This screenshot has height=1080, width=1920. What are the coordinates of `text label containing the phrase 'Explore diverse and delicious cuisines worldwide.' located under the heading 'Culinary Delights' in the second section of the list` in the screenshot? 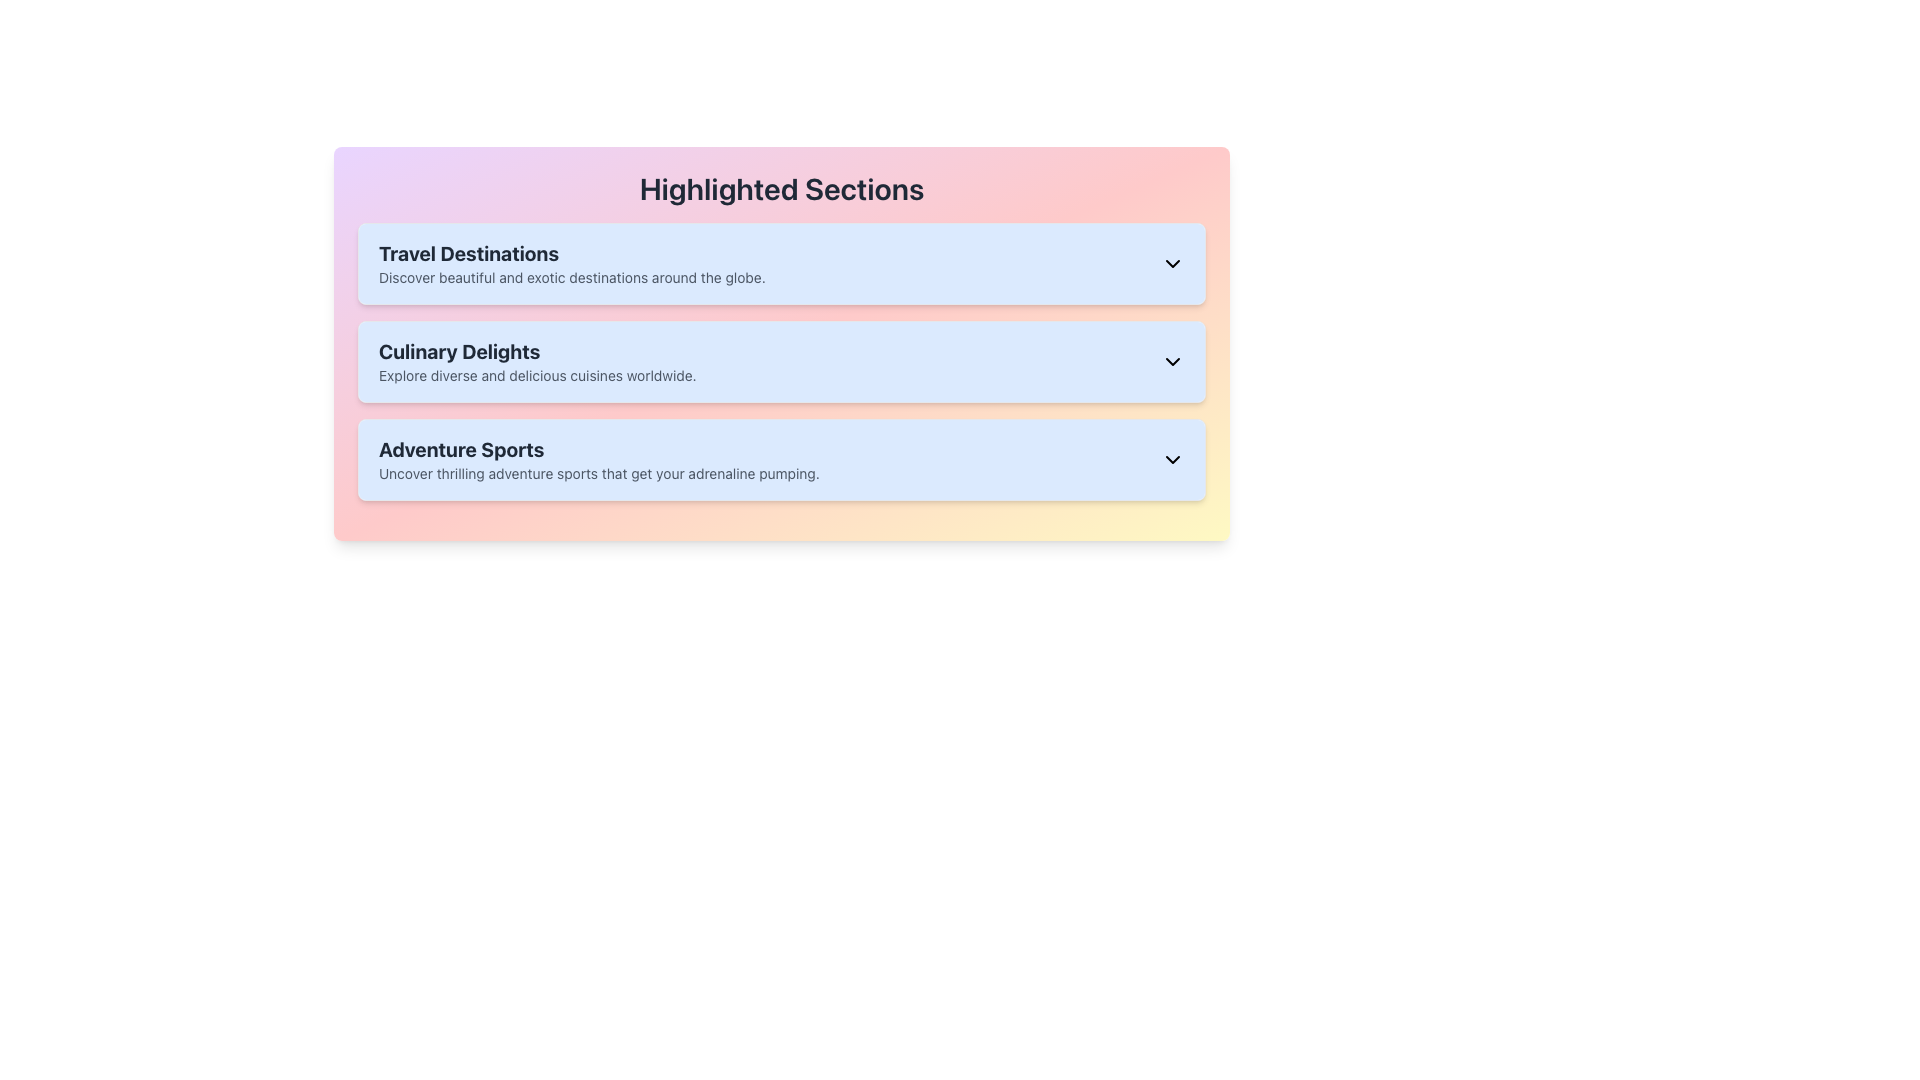 It's located at (537, 375).